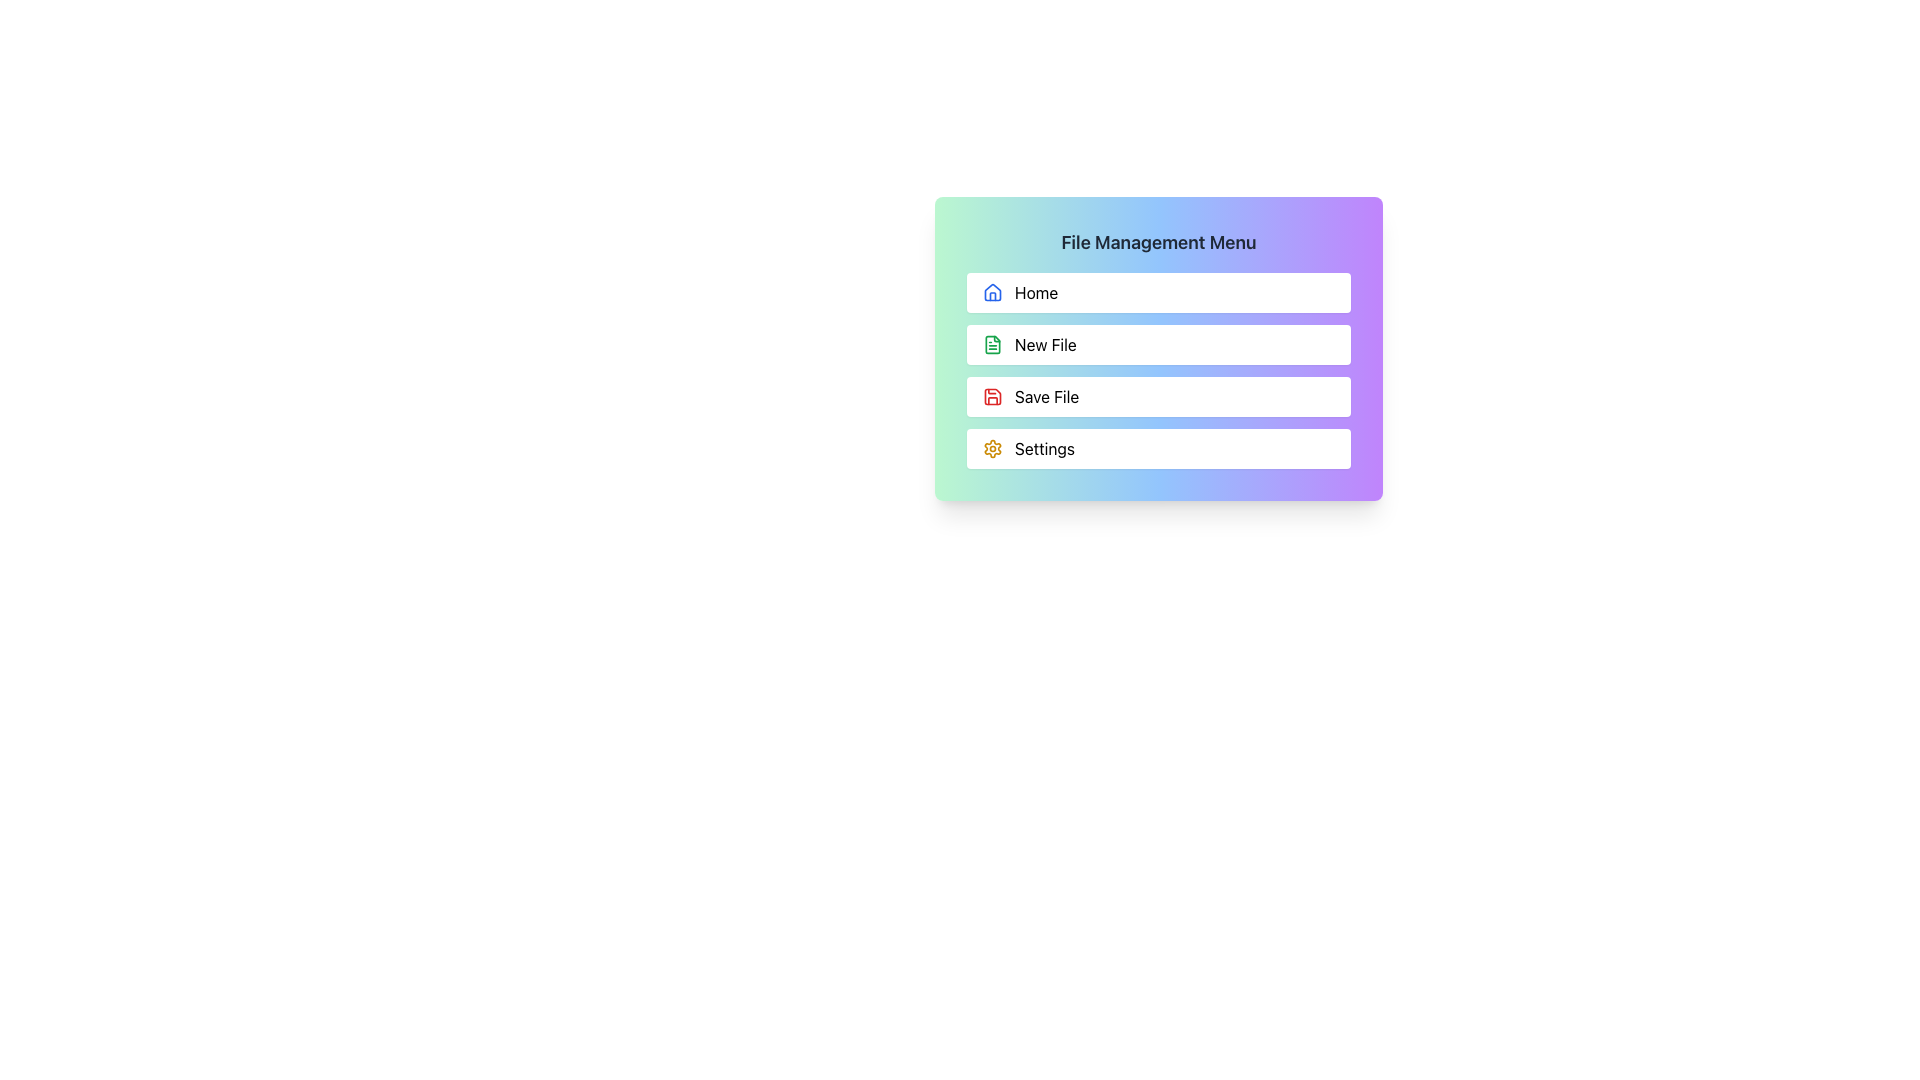  I want to click on the settings button, which is the fourth item in the vertical menu, so click(1158, 447).